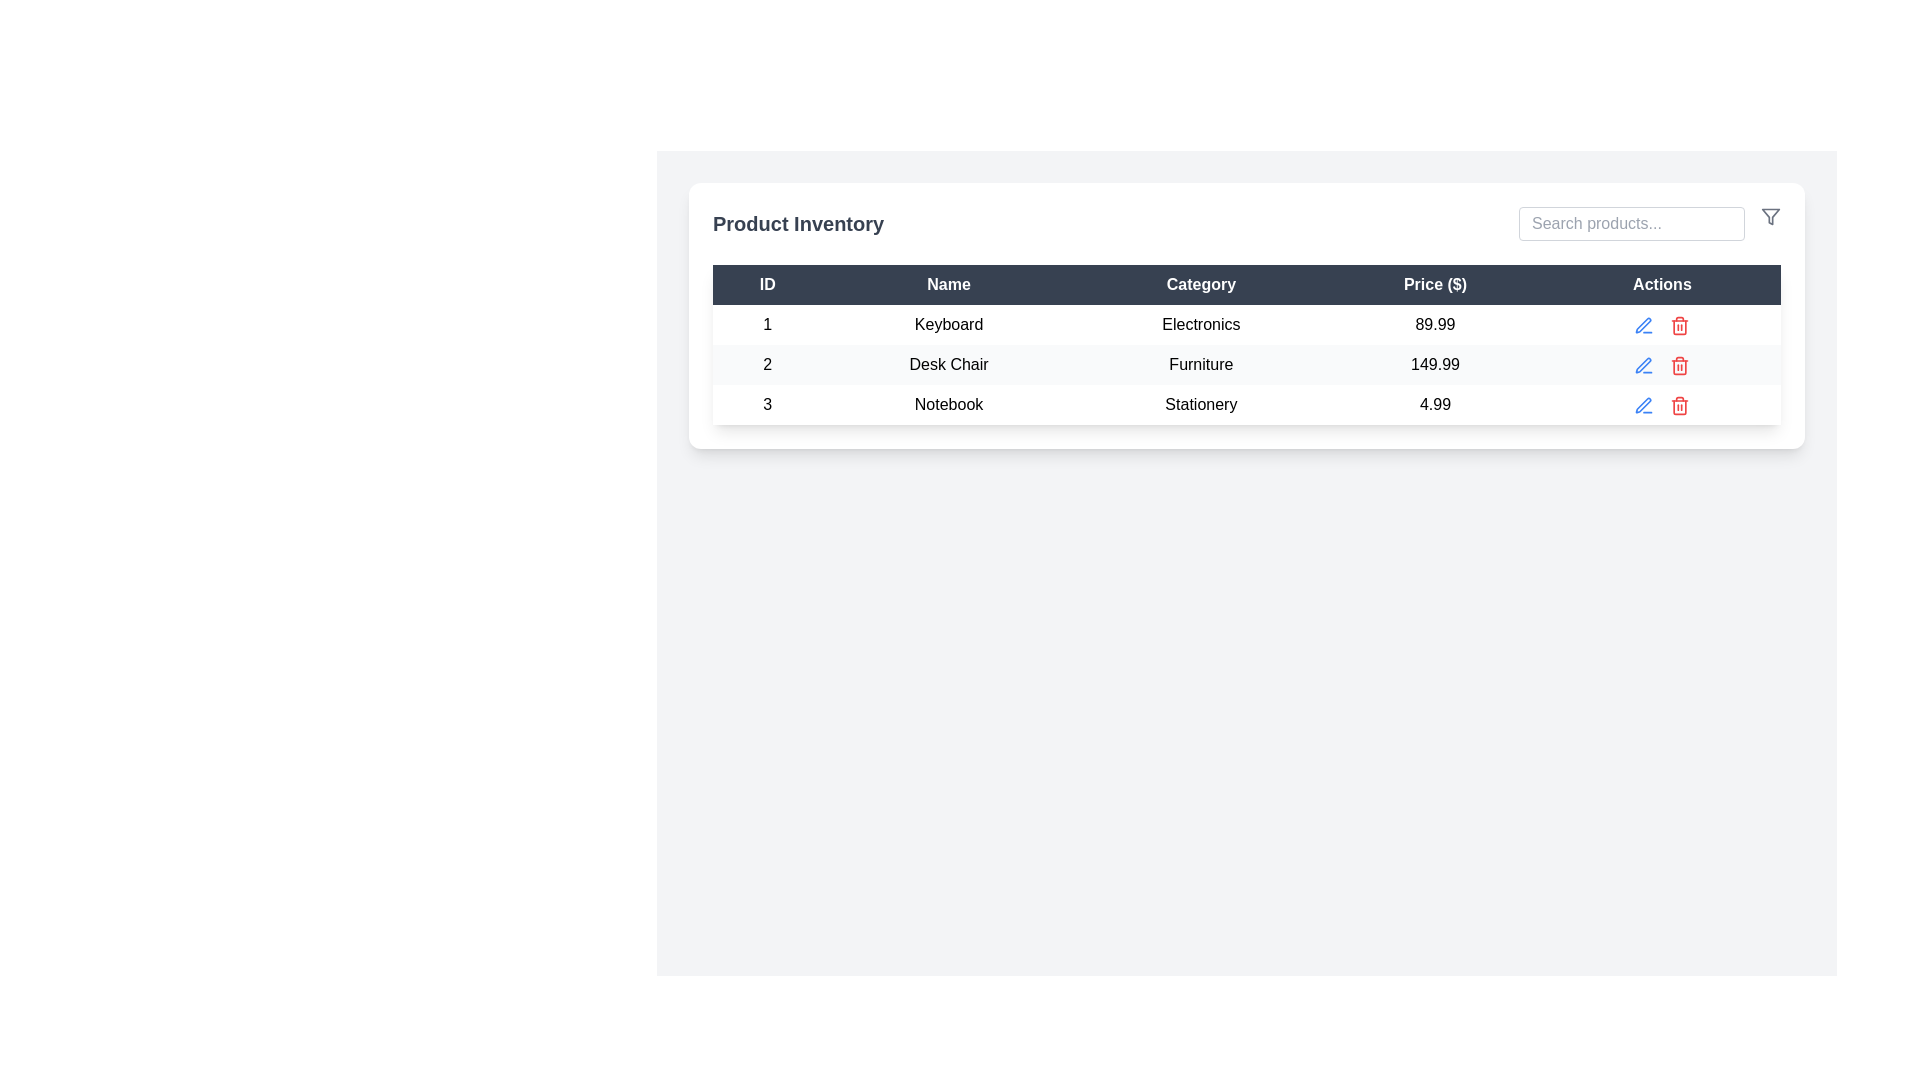 The width and height of the screenshot is (1920, 1080). What do you see at coordinates (1200, 365) in the screenshot?
I see `the static text label displaying 'Furniture', which is positioned in the third column of the second row in the table, adjacent to 'Desk Chair' on the left and '149.99' on the right` at bounding box center [1200, 365].